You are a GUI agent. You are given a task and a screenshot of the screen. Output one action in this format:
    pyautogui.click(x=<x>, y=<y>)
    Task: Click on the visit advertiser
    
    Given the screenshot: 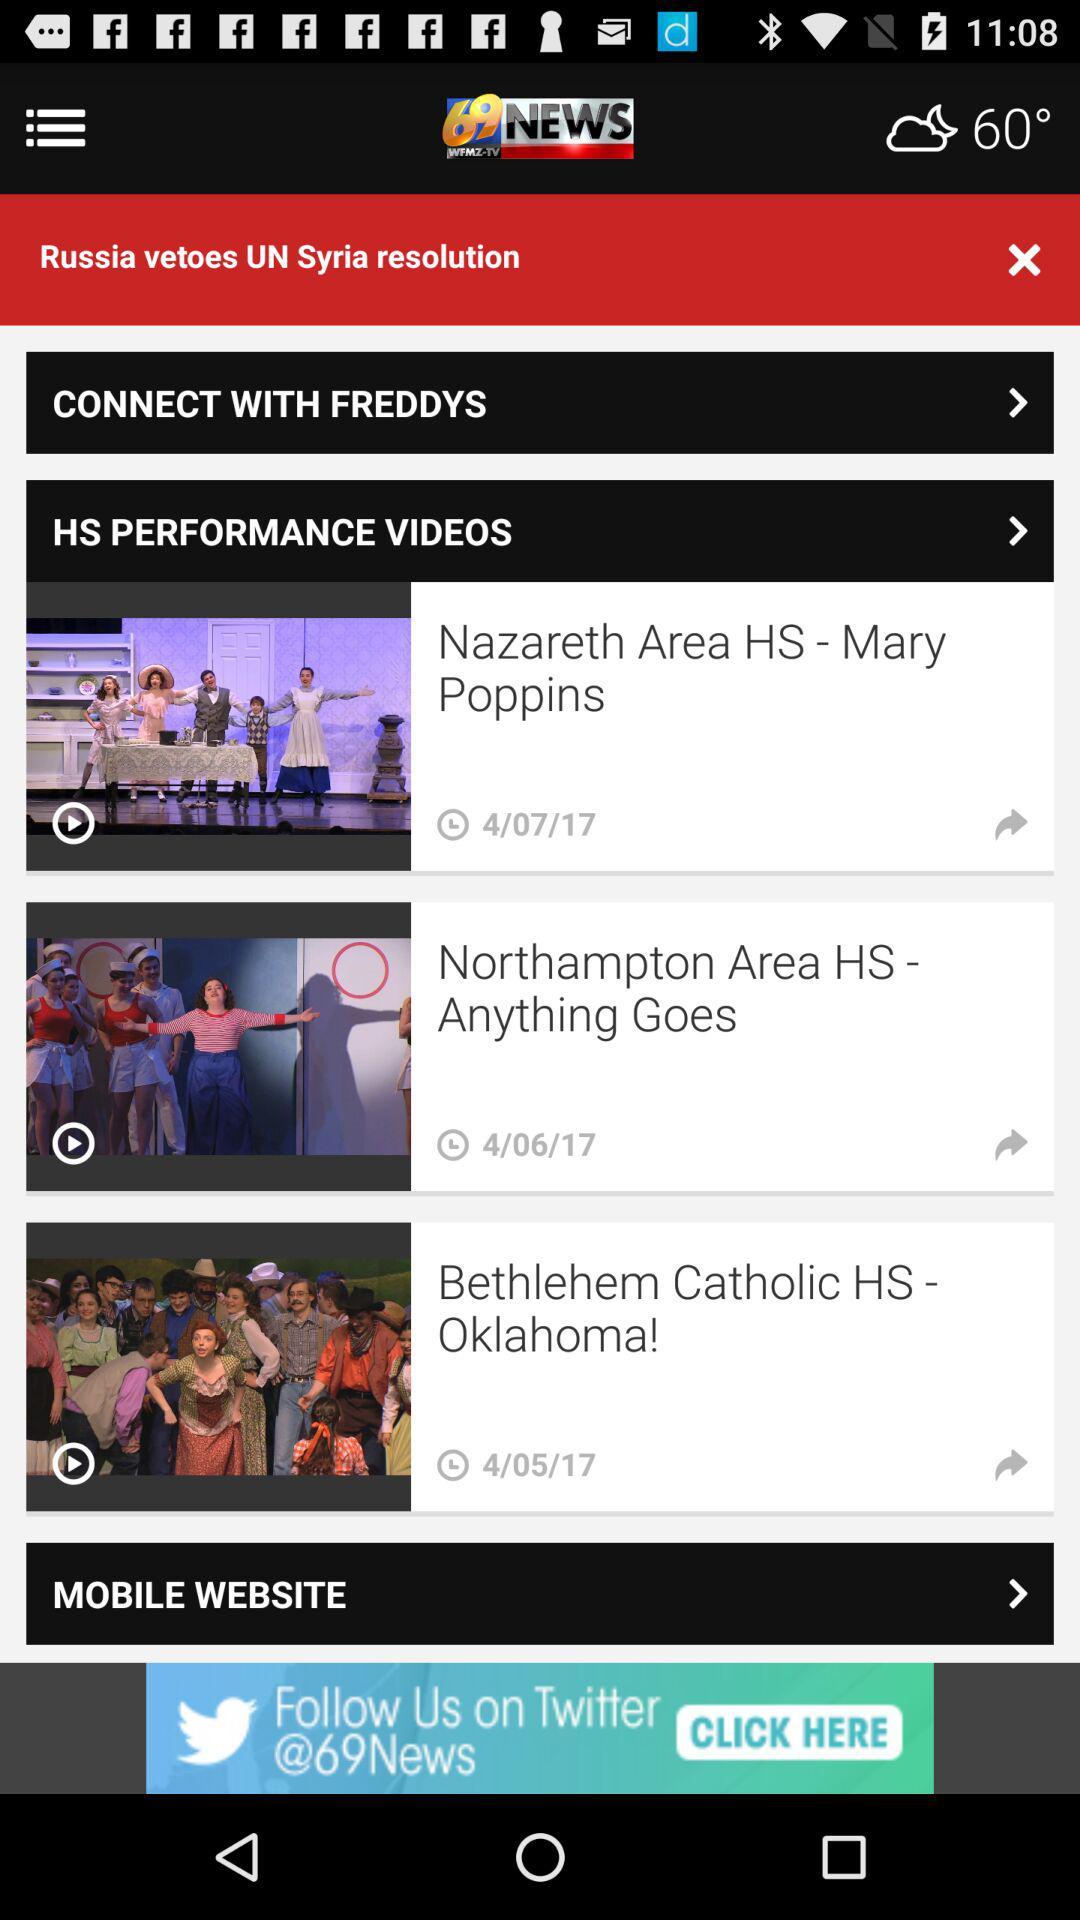 What is the action you would take?
    pyautogui.click(x=540, y=1727)
    